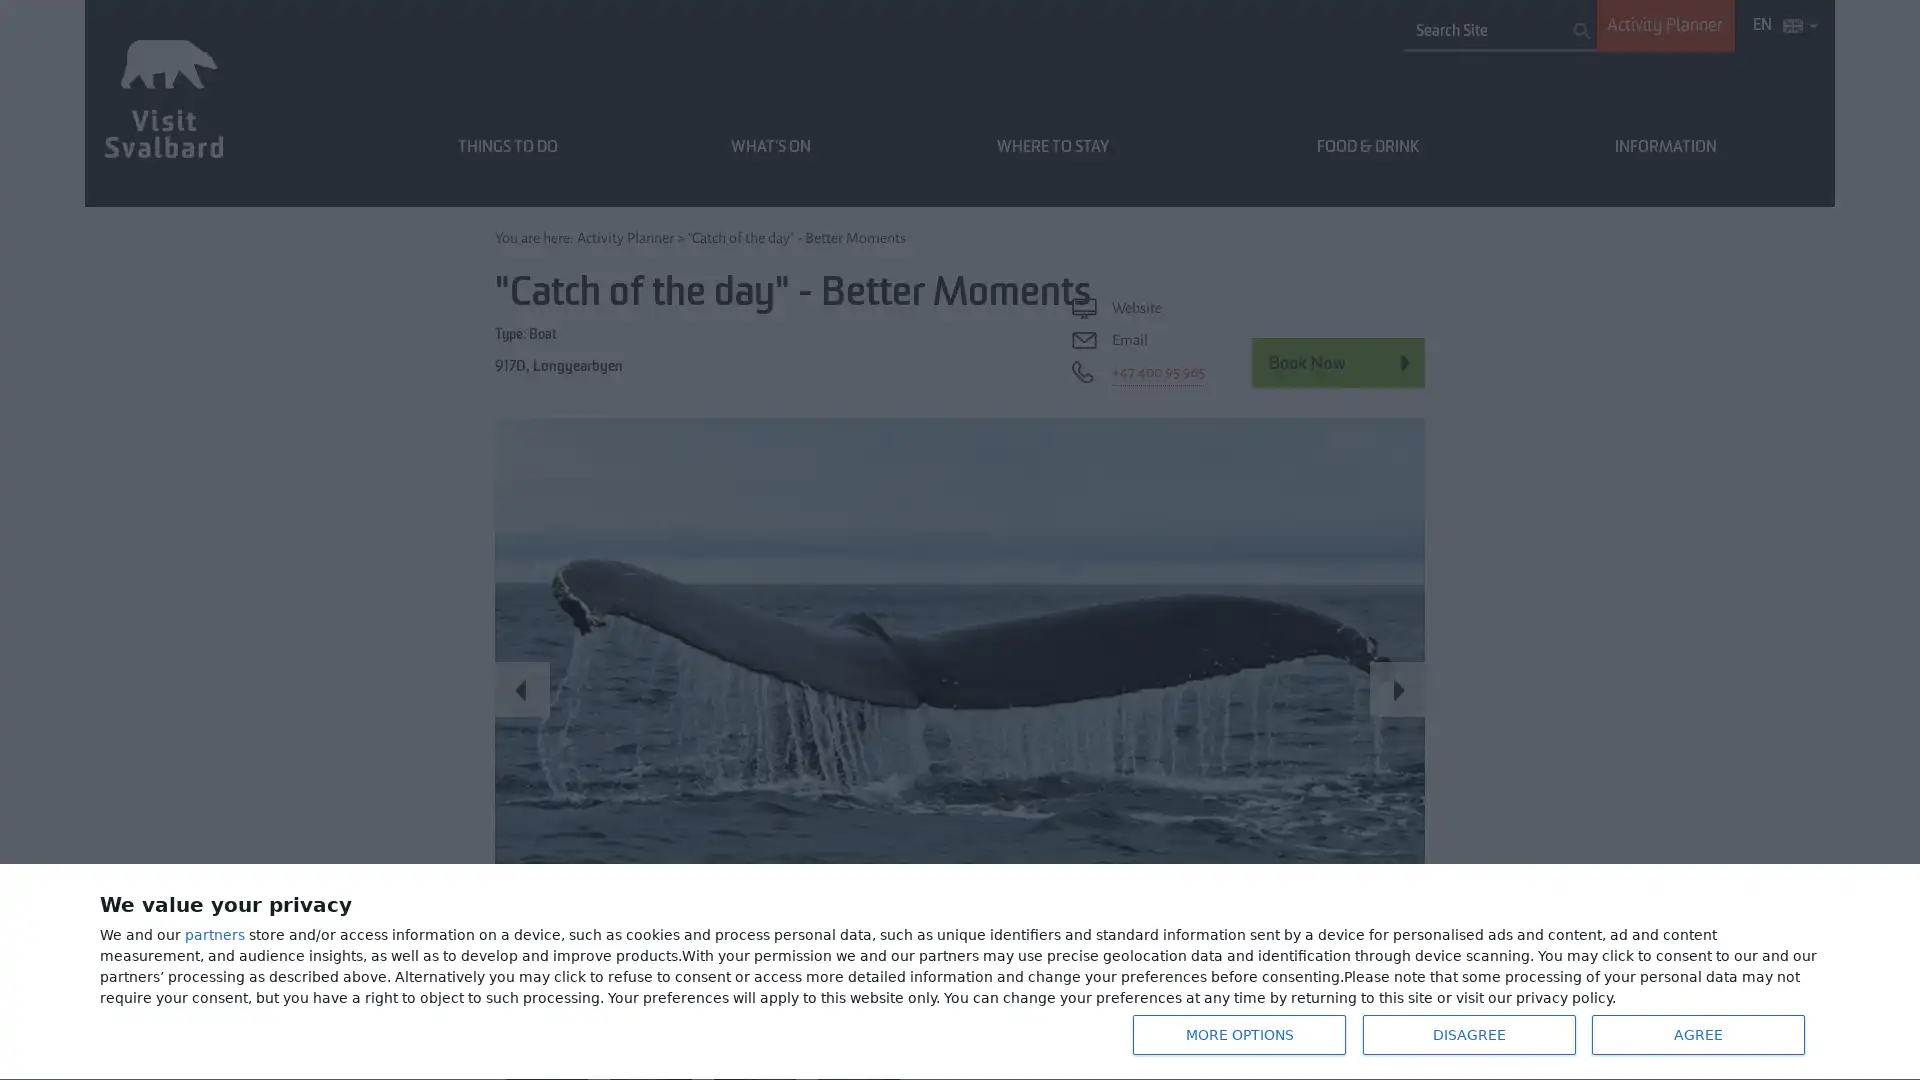 This screenshot has height=1080, width=1920. Describe the element at coordinates (1696, 1034) in the screenshot. I see `AGREE` at that location.